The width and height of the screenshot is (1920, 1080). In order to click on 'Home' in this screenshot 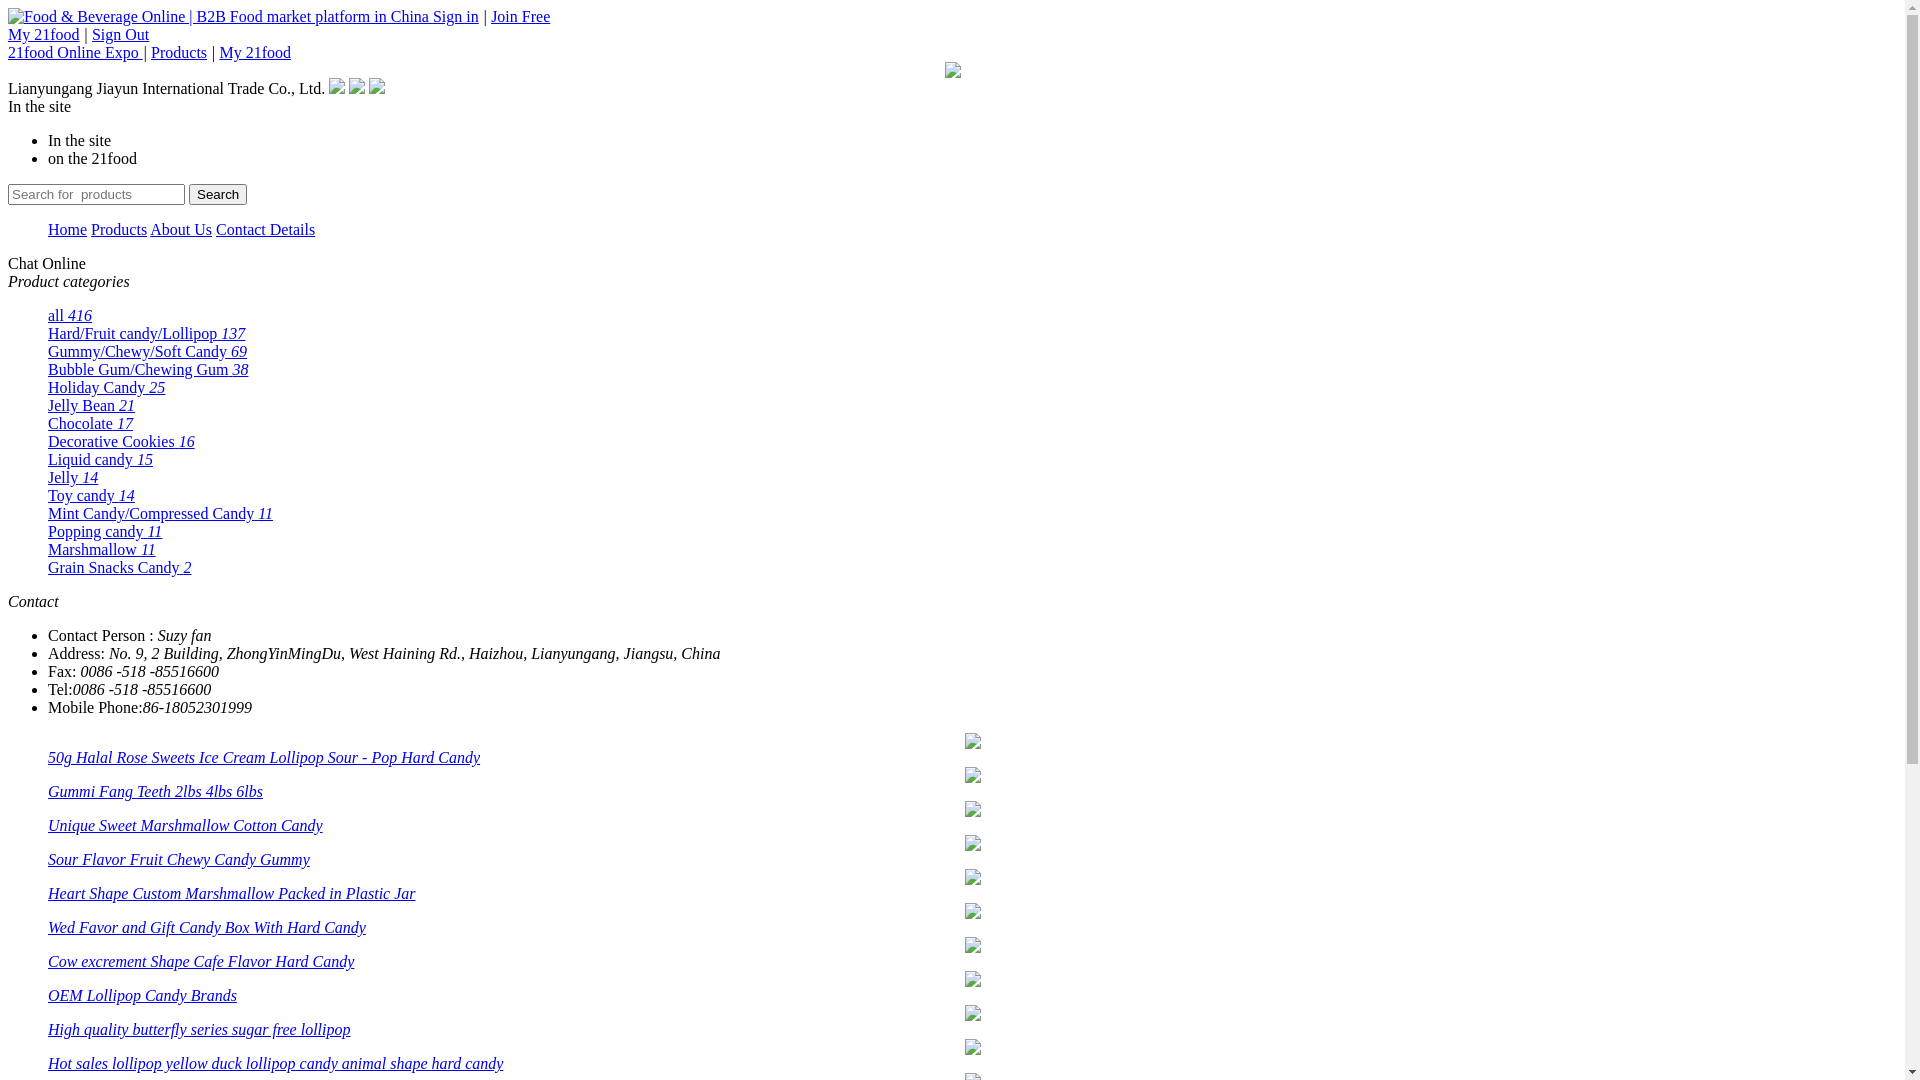, I will do `click(67, 228)`.